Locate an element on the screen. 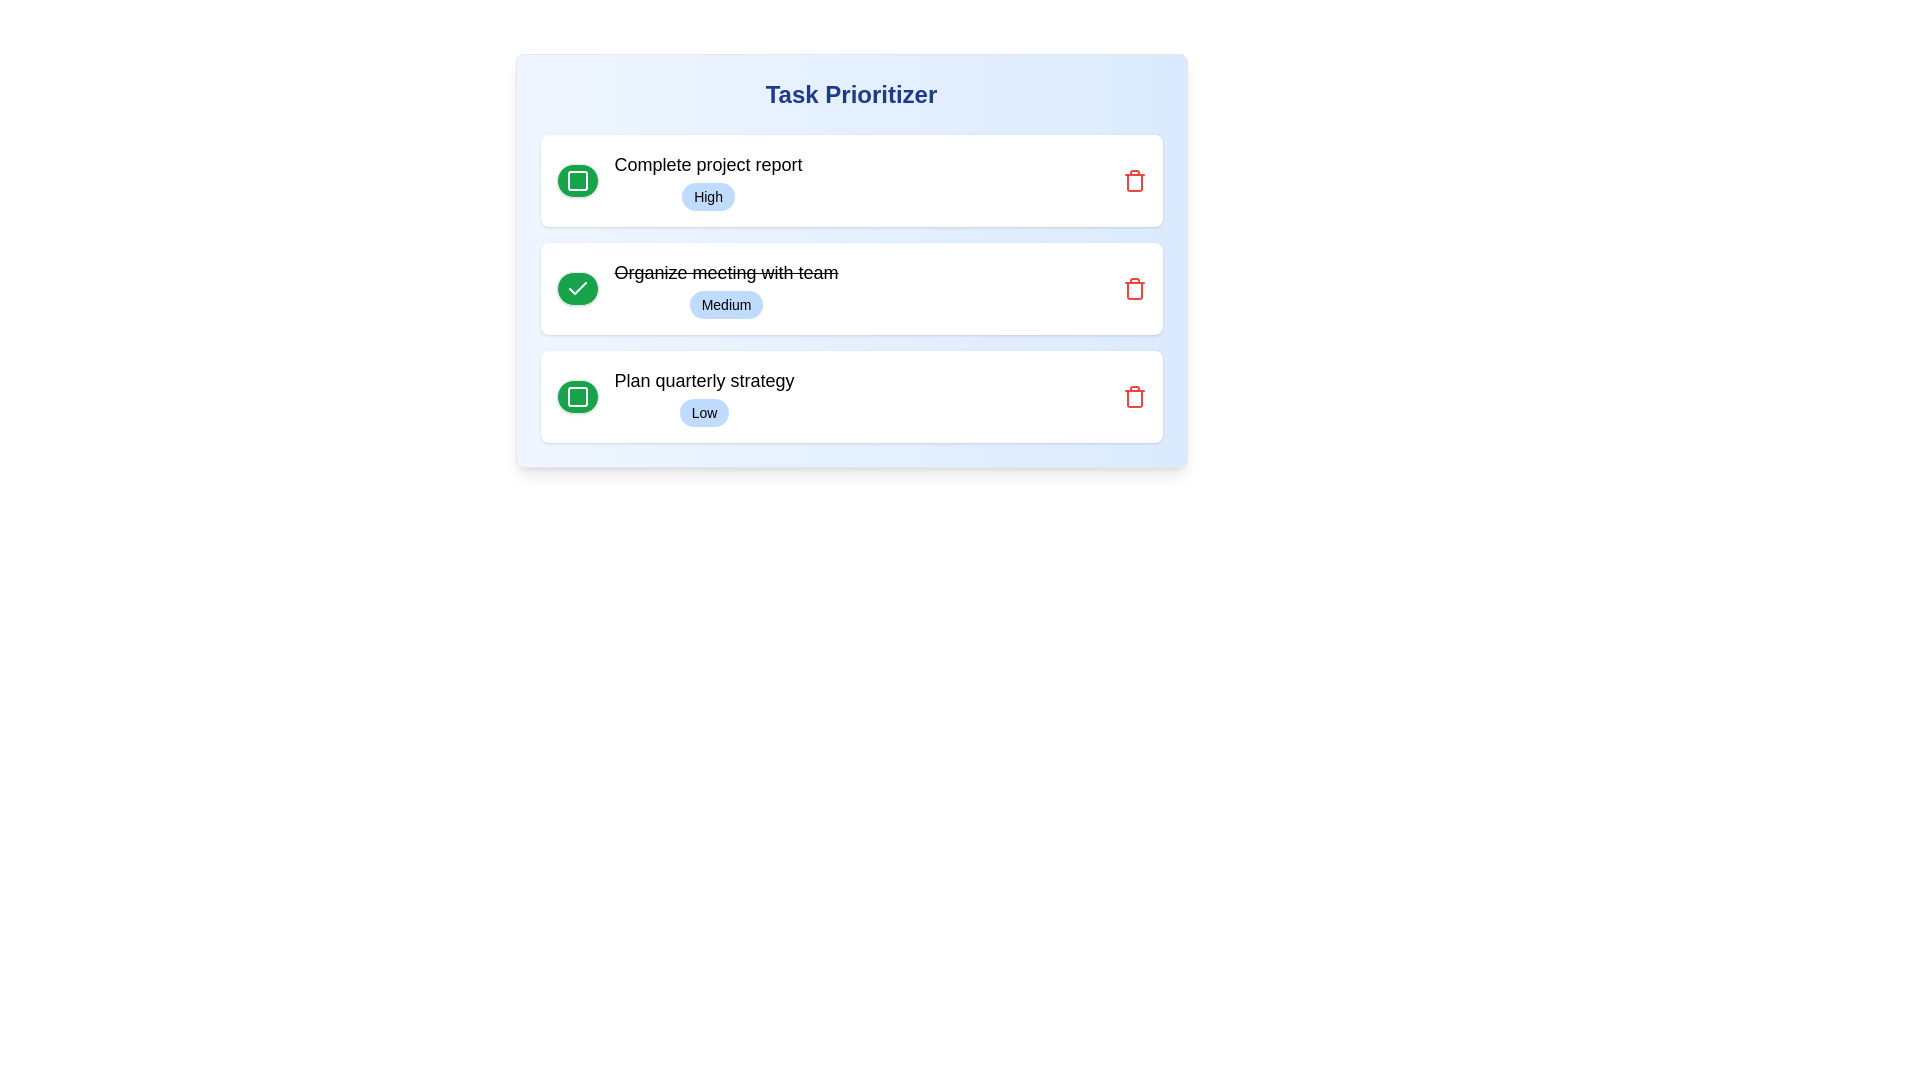 This screenshot has height=1080, width=1920. the delete icon for the task 'Plan quarterly strategy' is located at coordinates (1134, 397).